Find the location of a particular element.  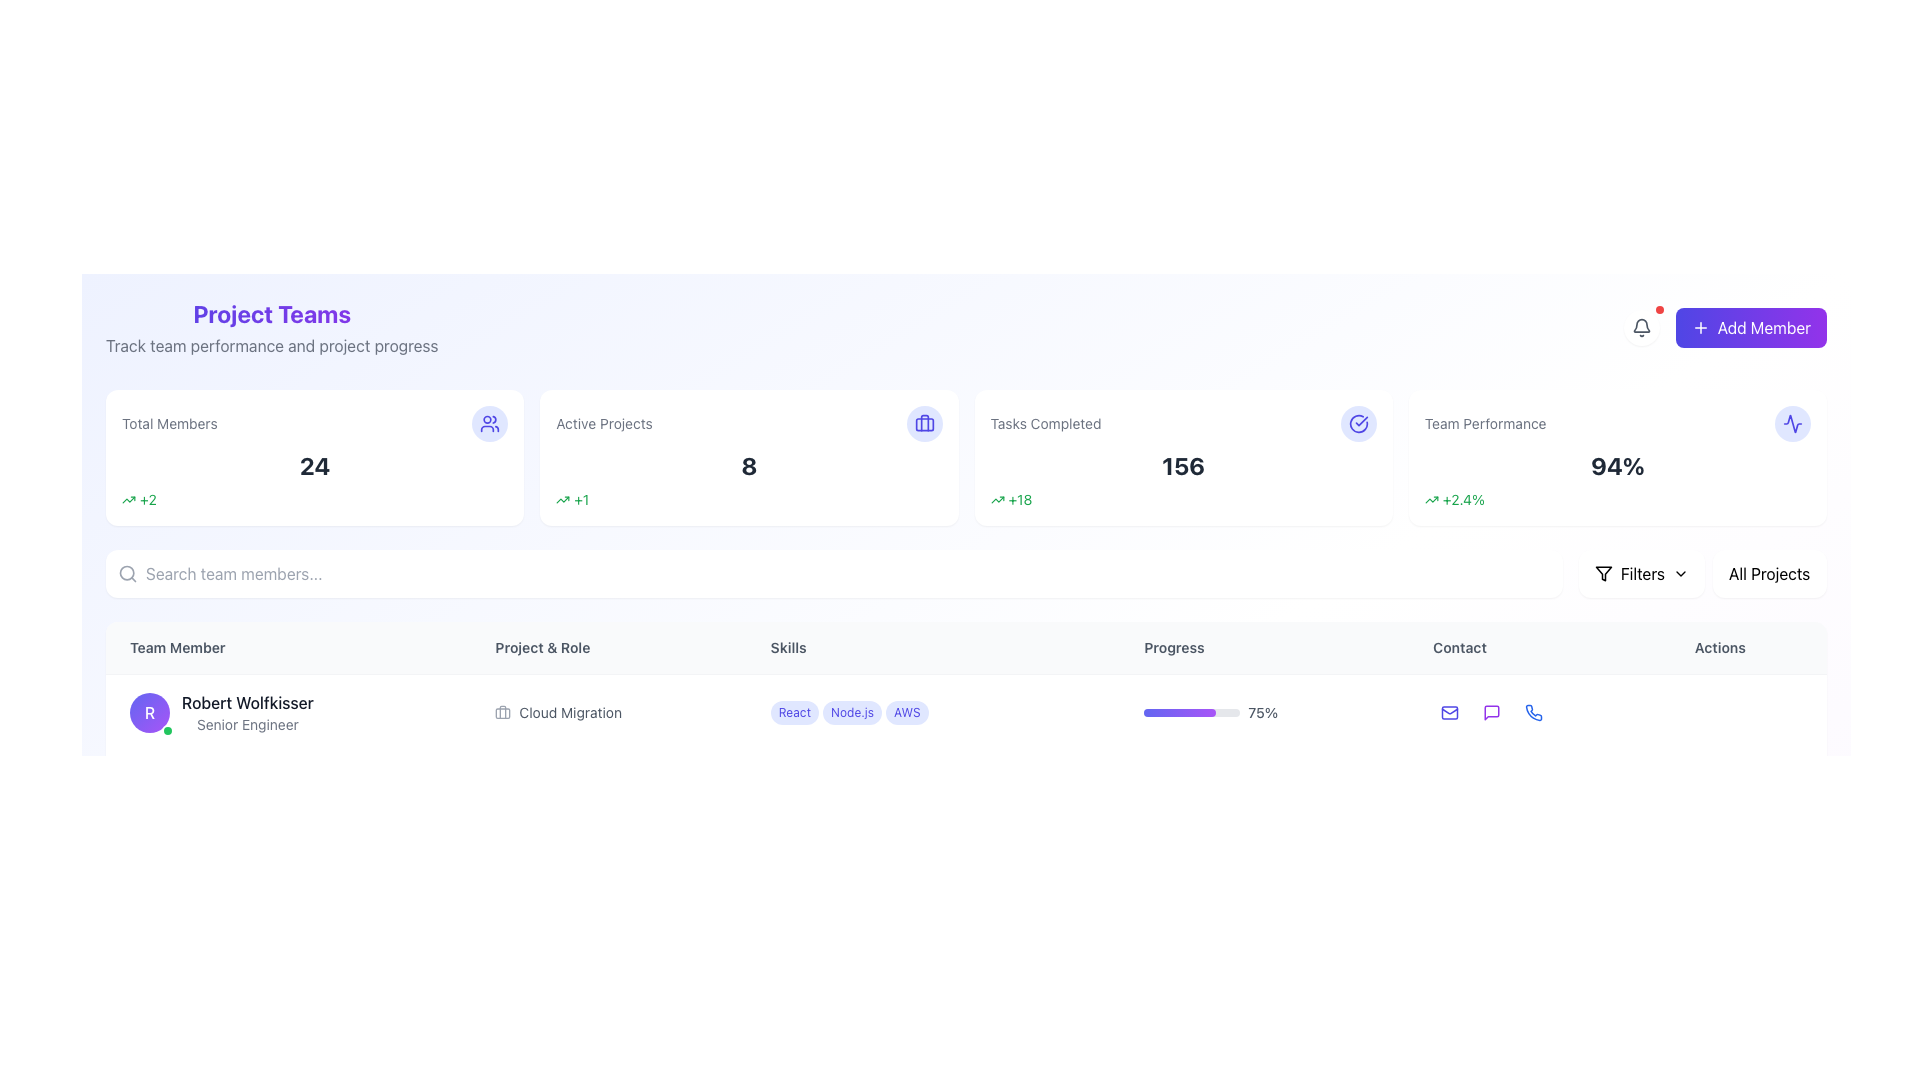

the icon representing projects or tasks located in the top-left region of the 'Active Projects' card in the top dashboard area is located at coordinates (923, 423).